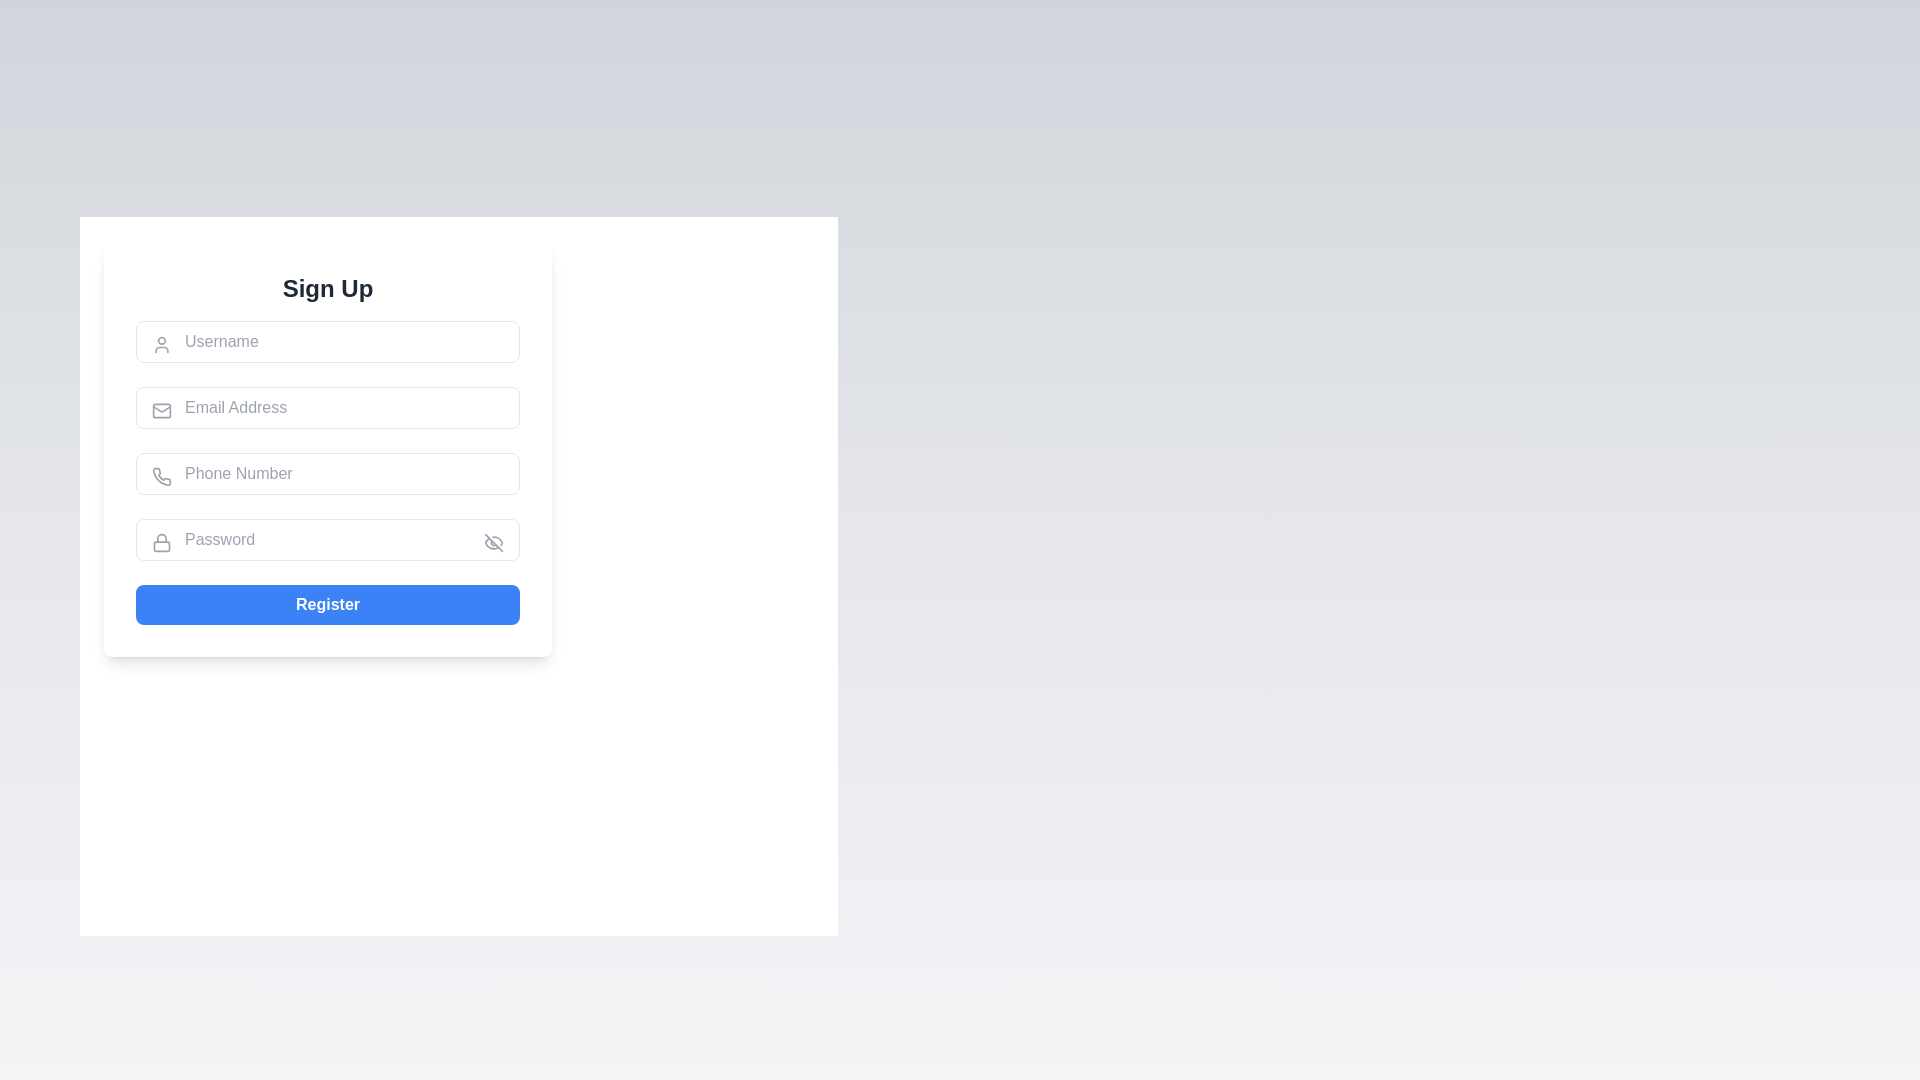  Describe the element at coordinates (162, 410) in the screenshot. I see `main rectangular body of the envelope icon located to the left of the 'Email Address' input field by clicking on it` at that location.